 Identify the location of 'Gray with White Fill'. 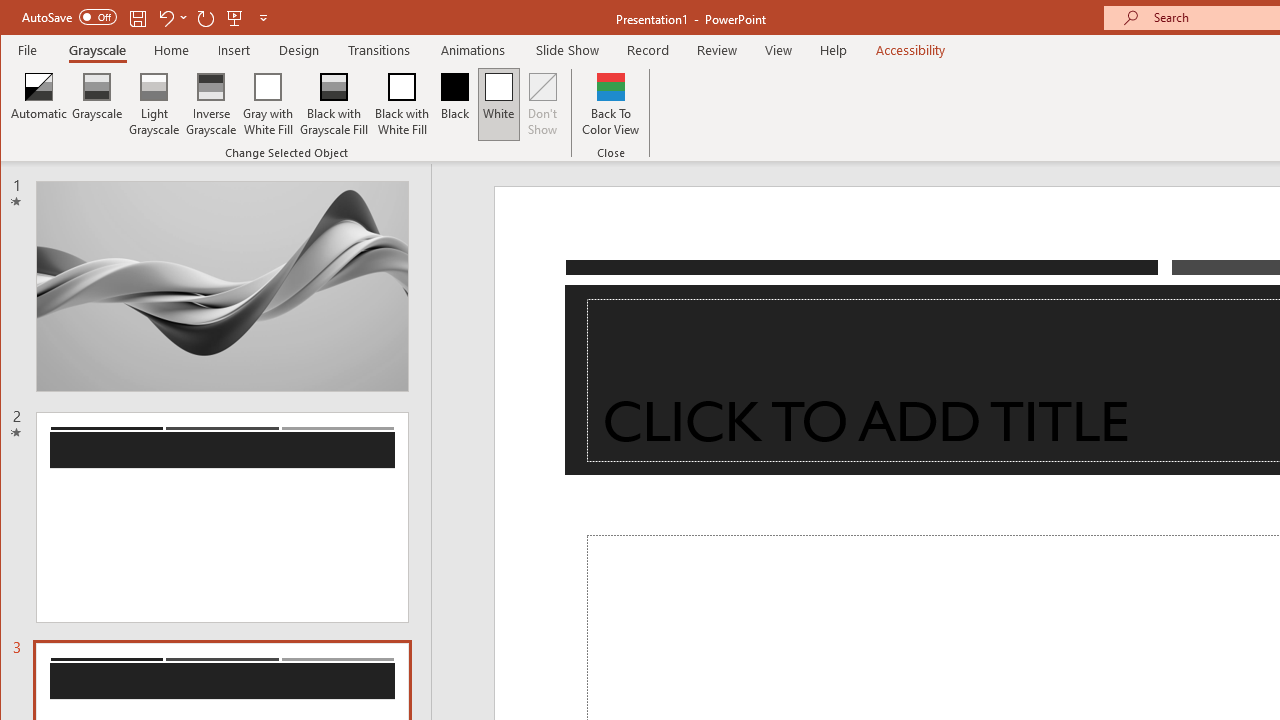
(267, 104).